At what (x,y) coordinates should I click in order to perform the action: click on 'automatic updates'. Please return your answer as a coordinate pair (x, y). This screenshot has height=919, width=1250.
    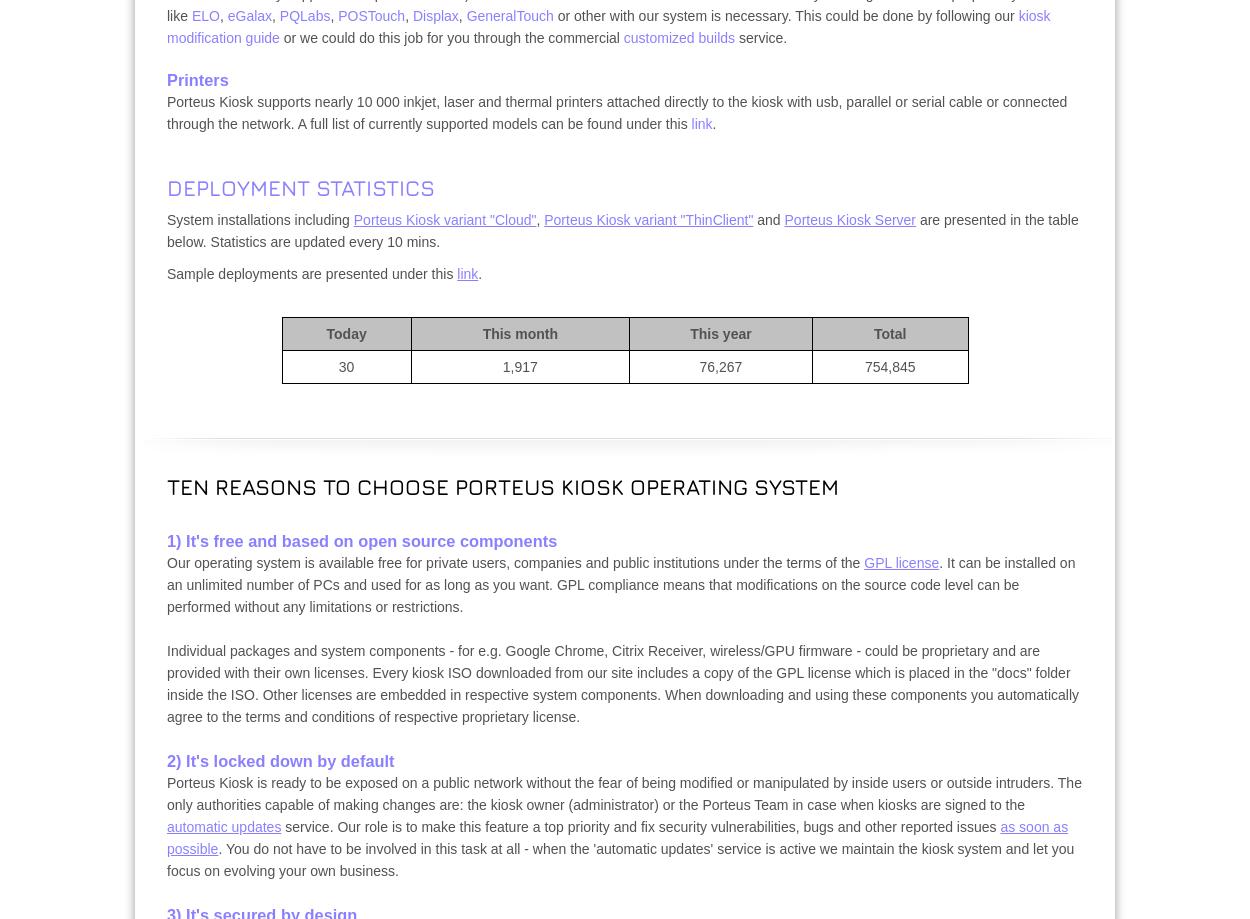
    Looking at the image, I should click on (223, 827).